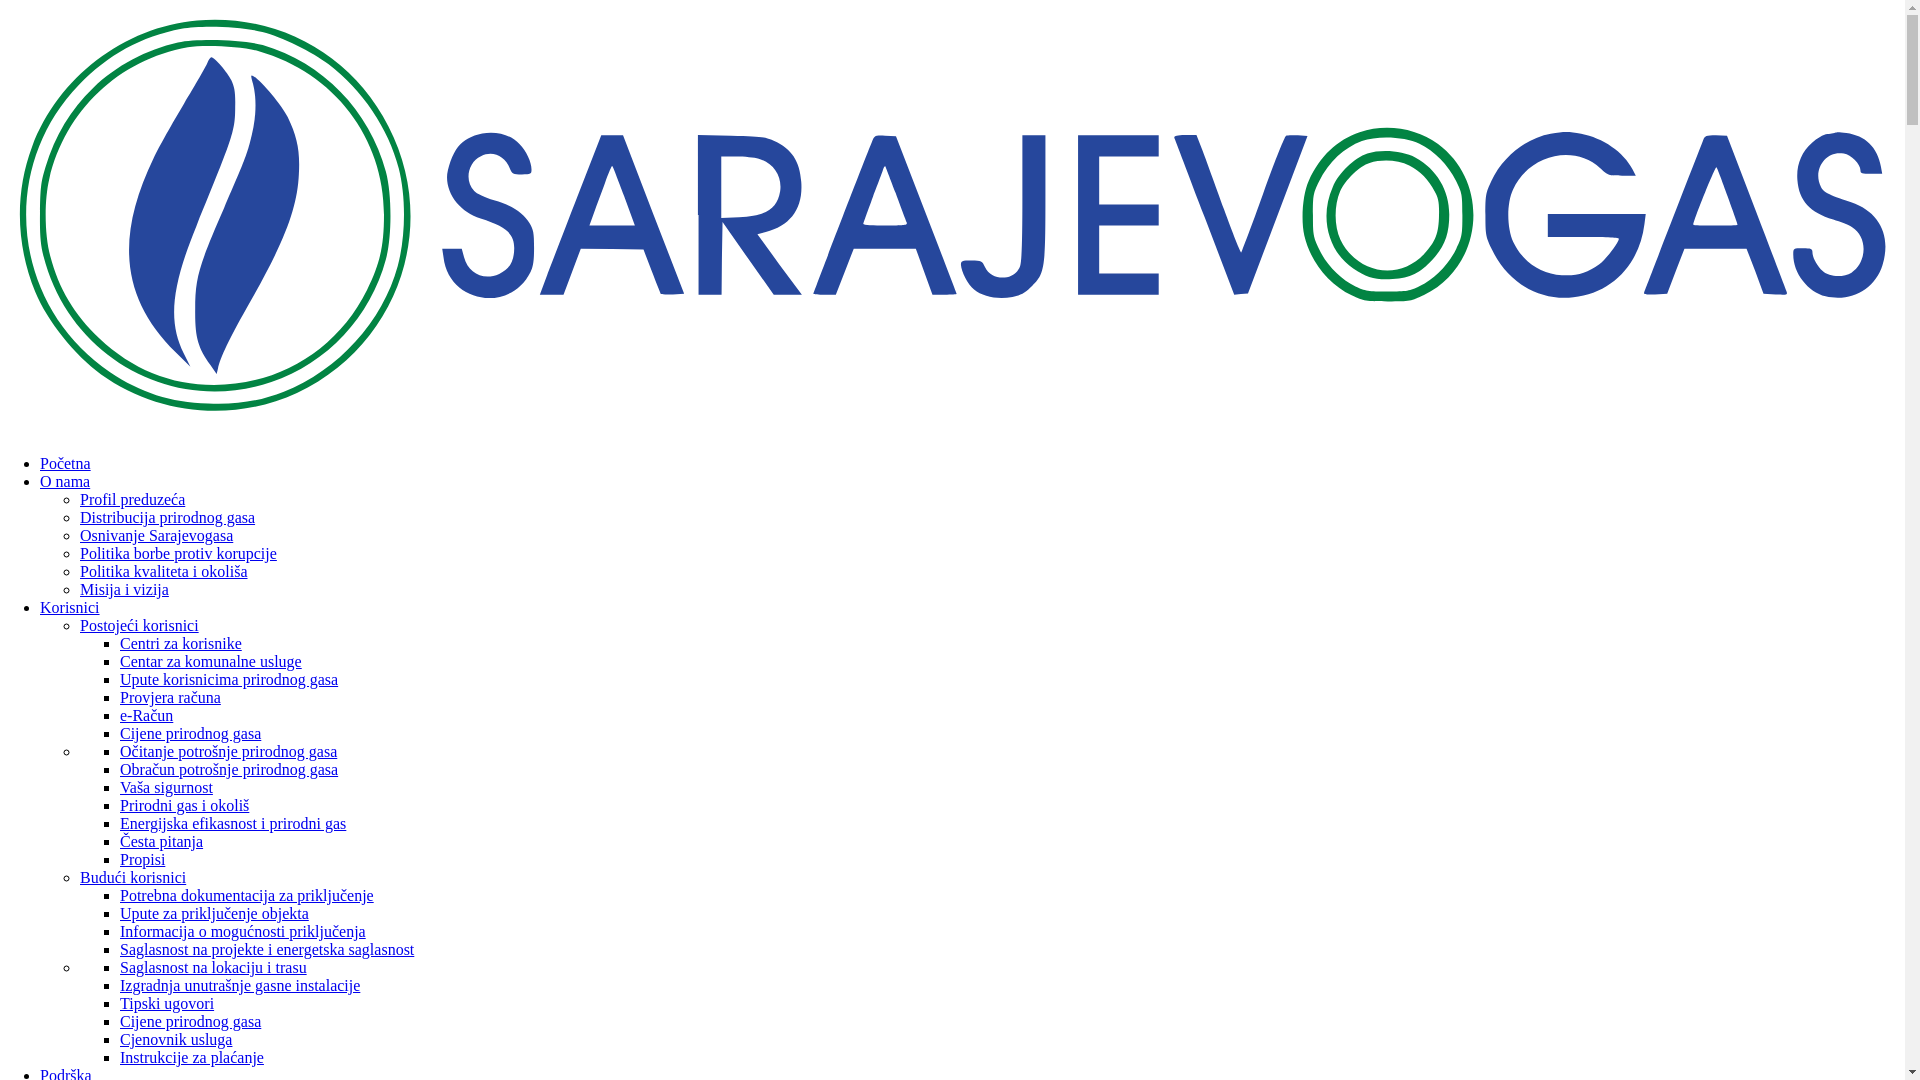  I want to click on 'Centri za korisnike', so click(181, 643).